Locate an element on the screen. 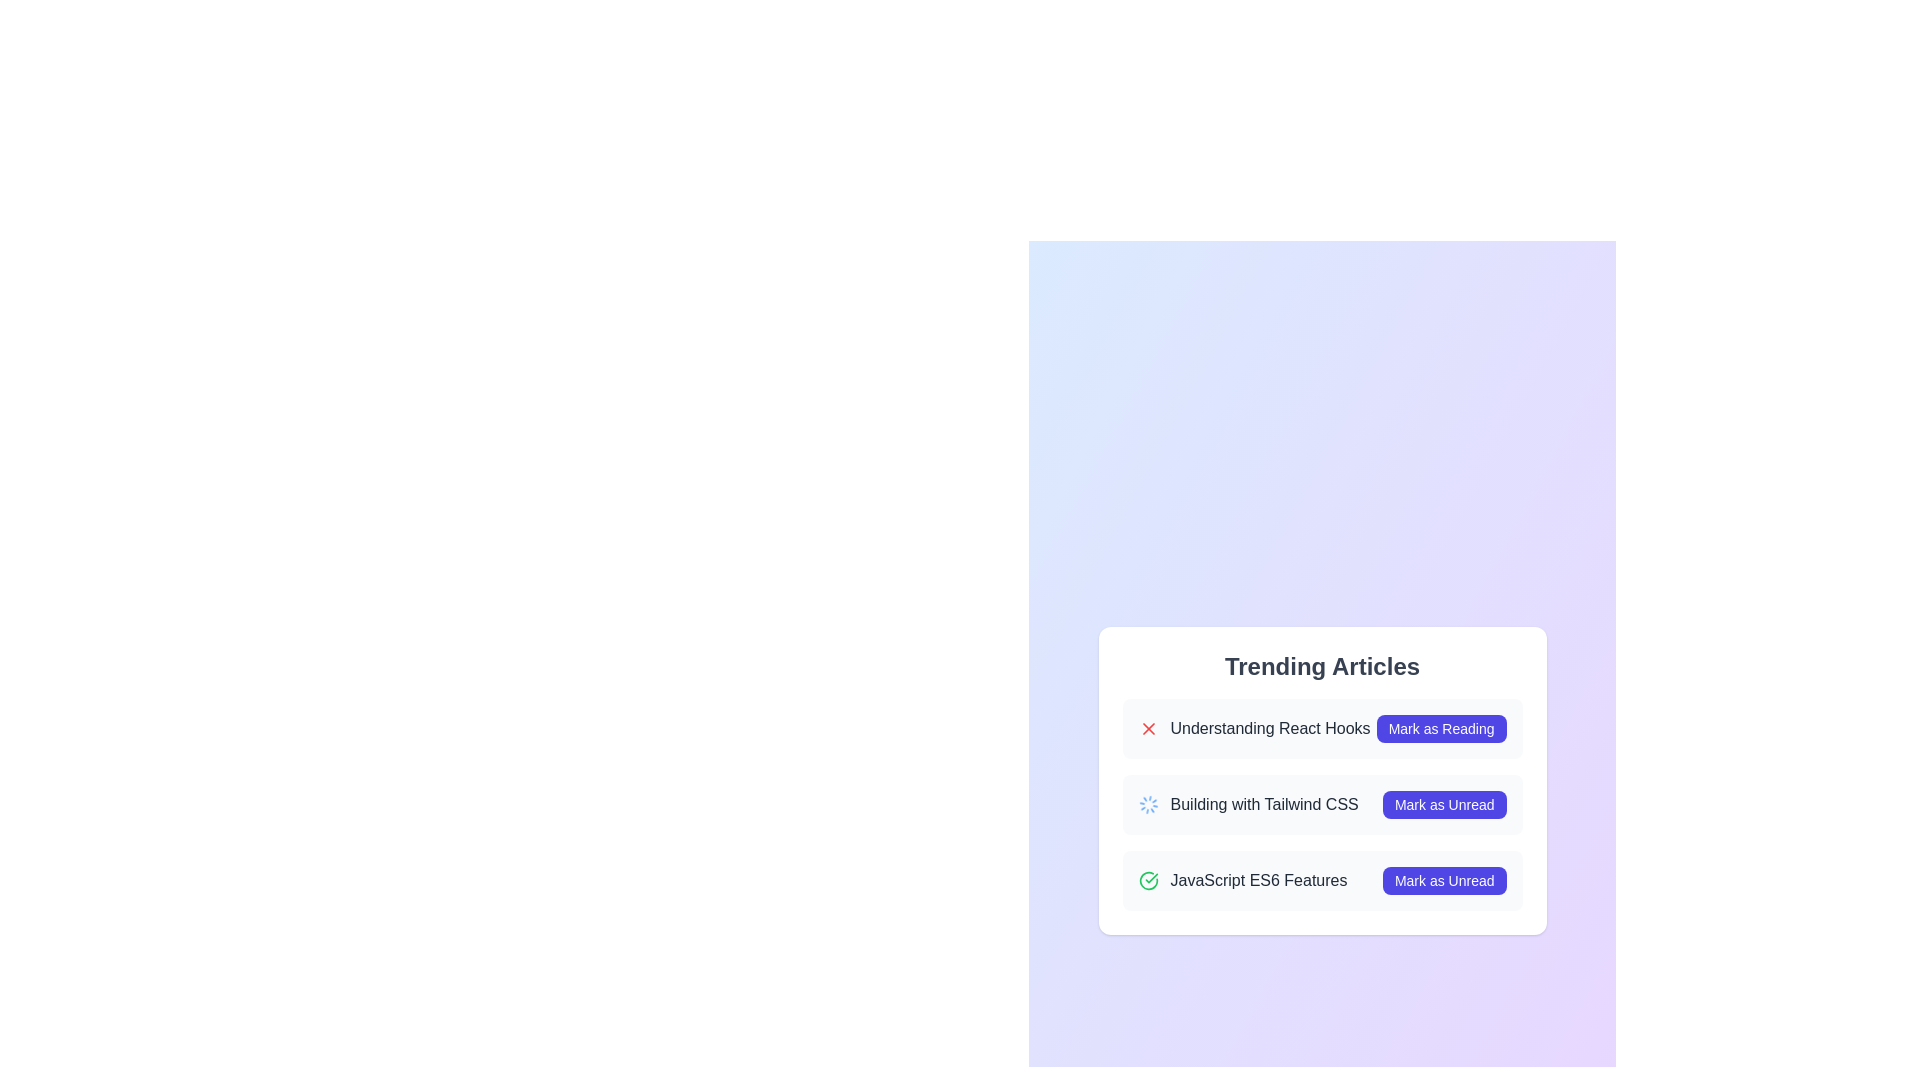 Image resolution: width=1920 pixels, height=1080 pixels. the text fragment 'JavaScript ES6 Features', which is styled with medium font weight and dark gray color is located at coordinates (1257, 879).